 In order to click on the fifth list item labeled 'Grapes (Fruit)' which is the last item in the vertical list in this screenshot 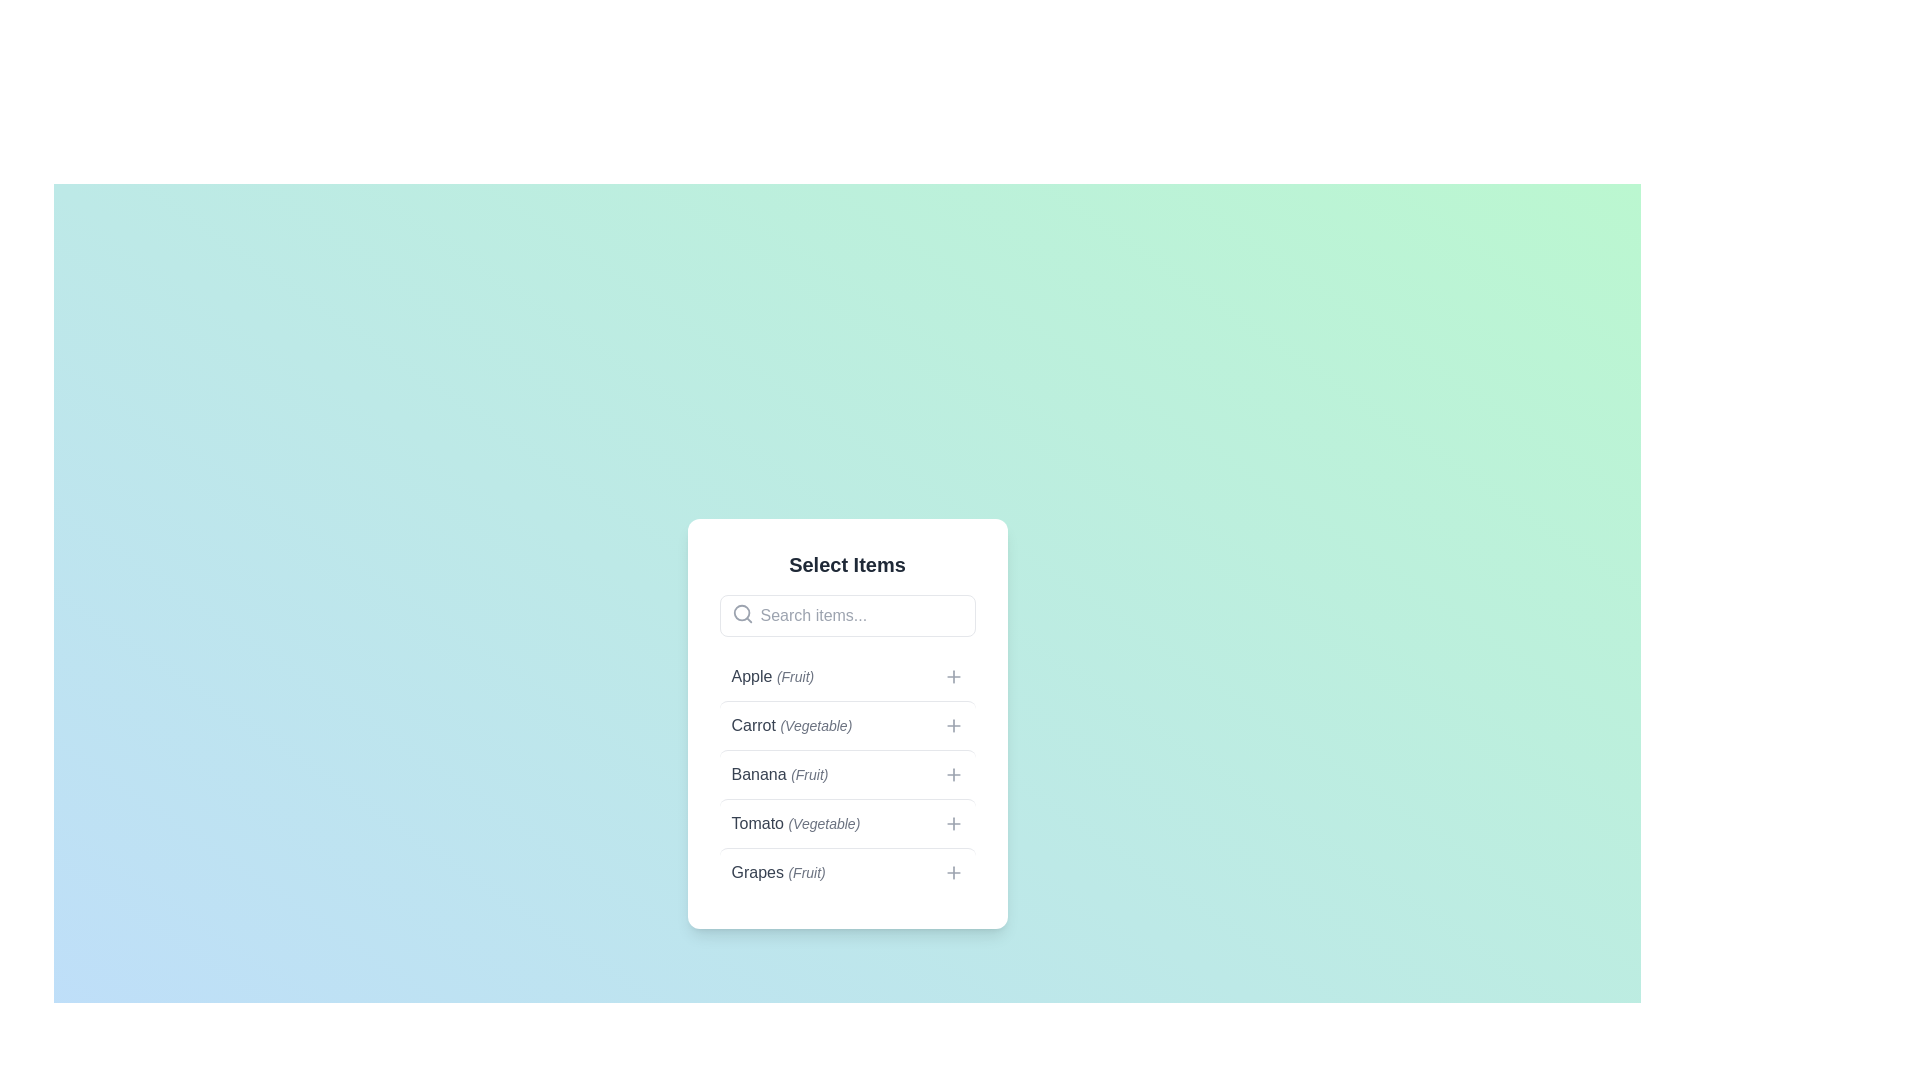, I will do `click(847, 871)`.